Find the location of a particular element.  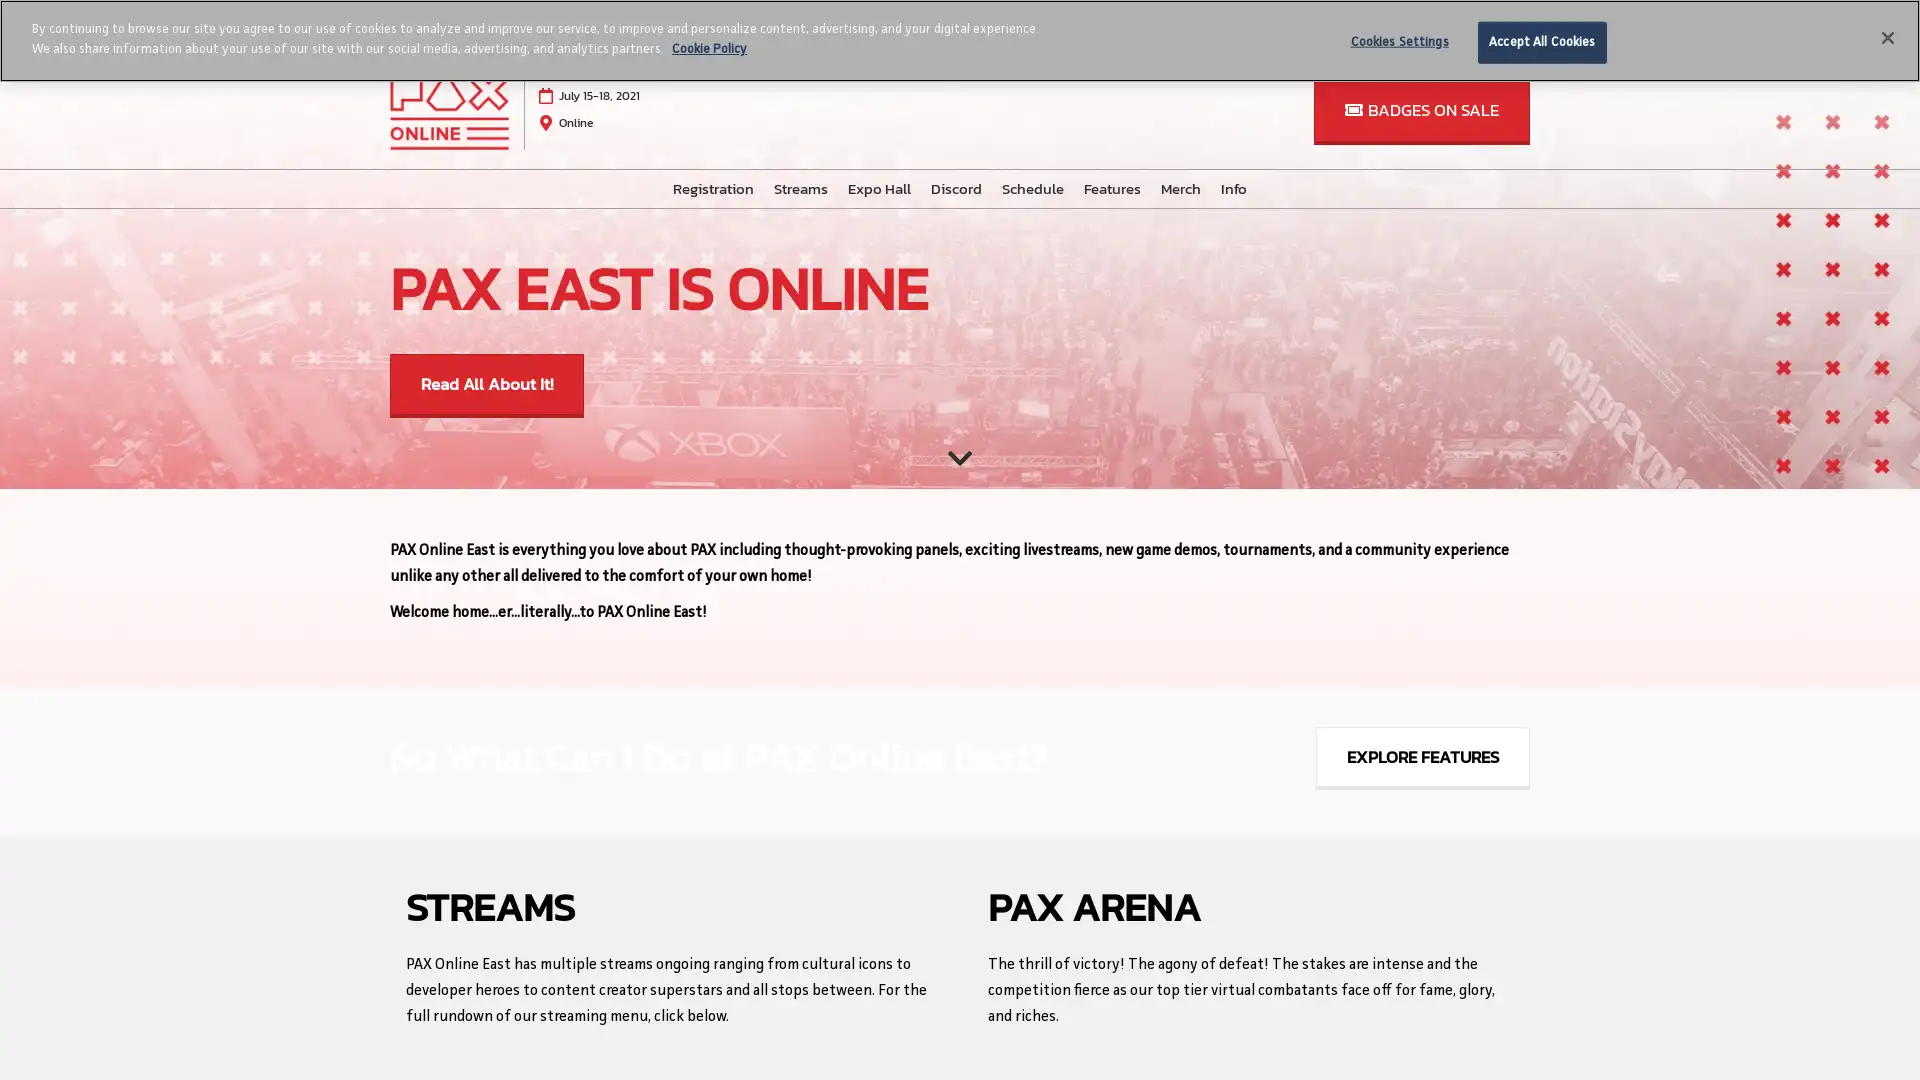

Accept All Cookies is located at coordinates (1540, 42).